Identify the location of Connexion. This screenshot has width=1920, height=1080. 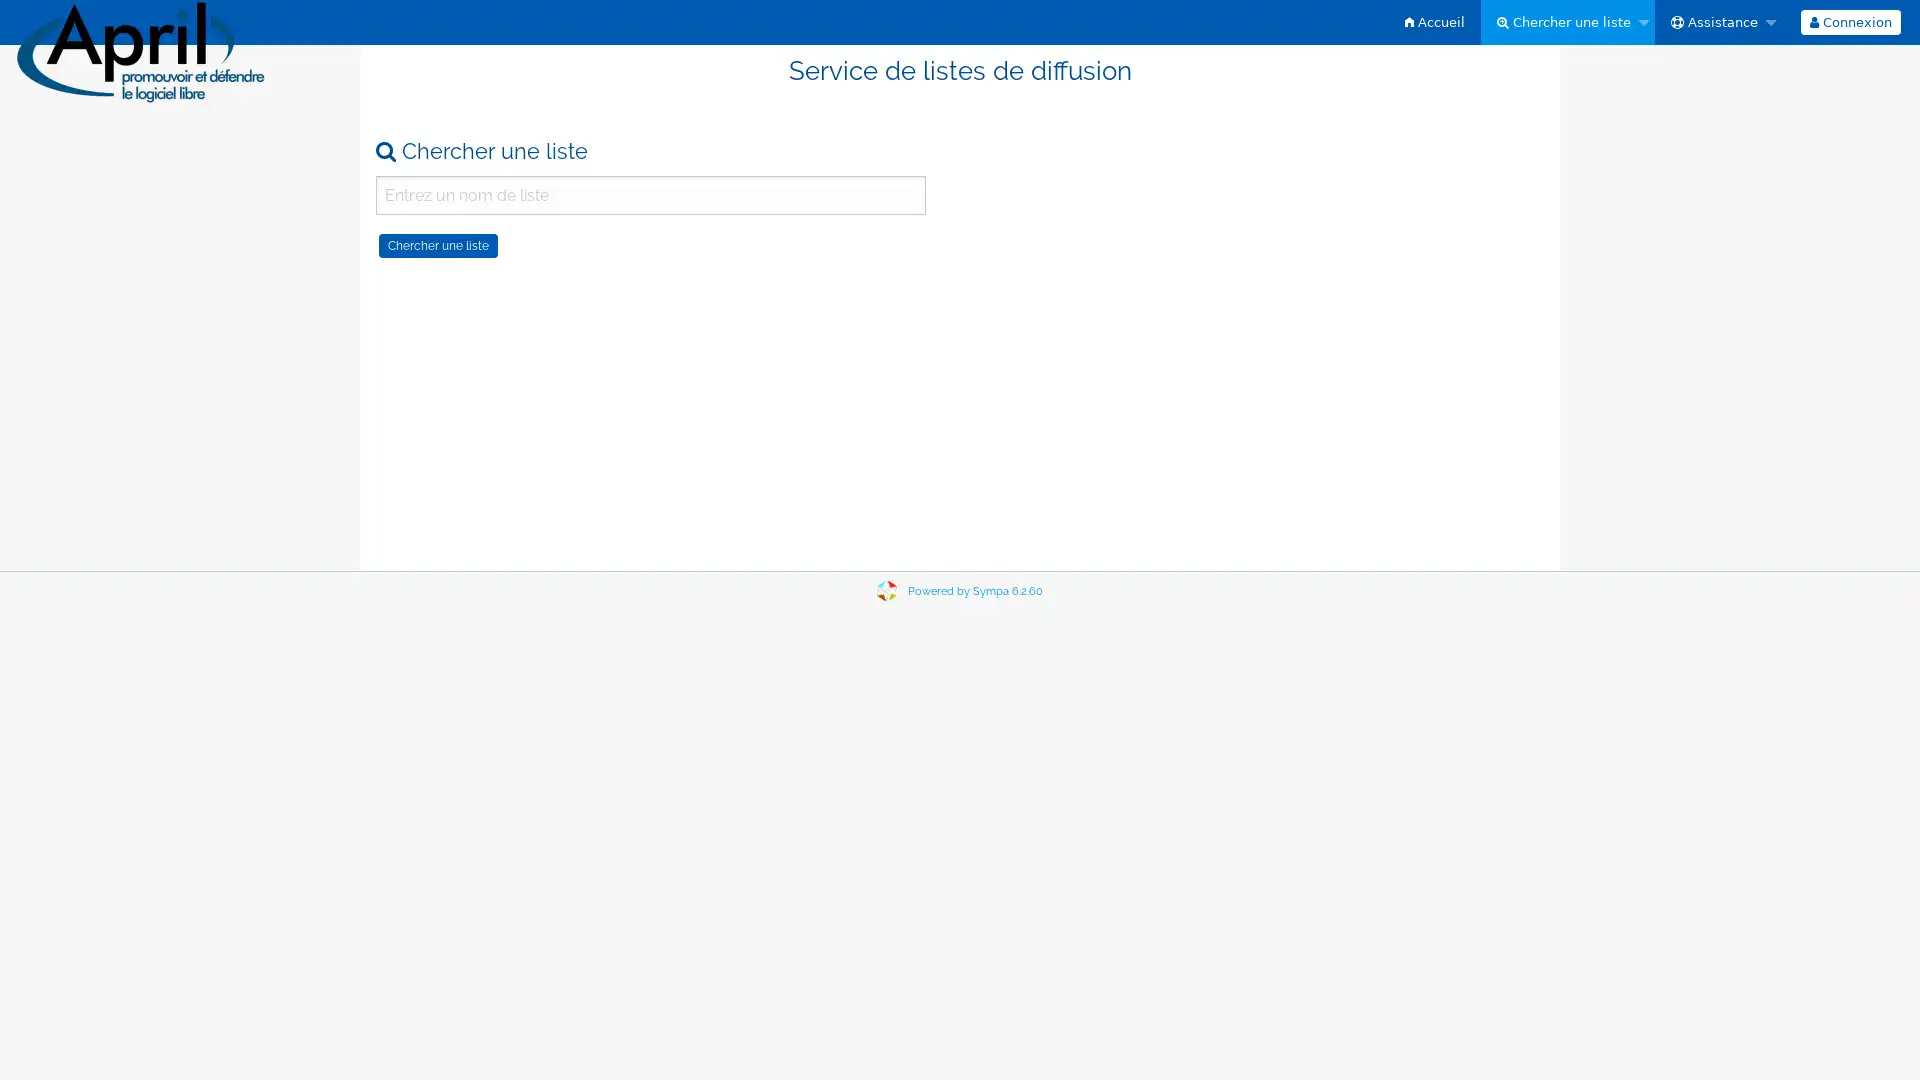
(1848, 22).